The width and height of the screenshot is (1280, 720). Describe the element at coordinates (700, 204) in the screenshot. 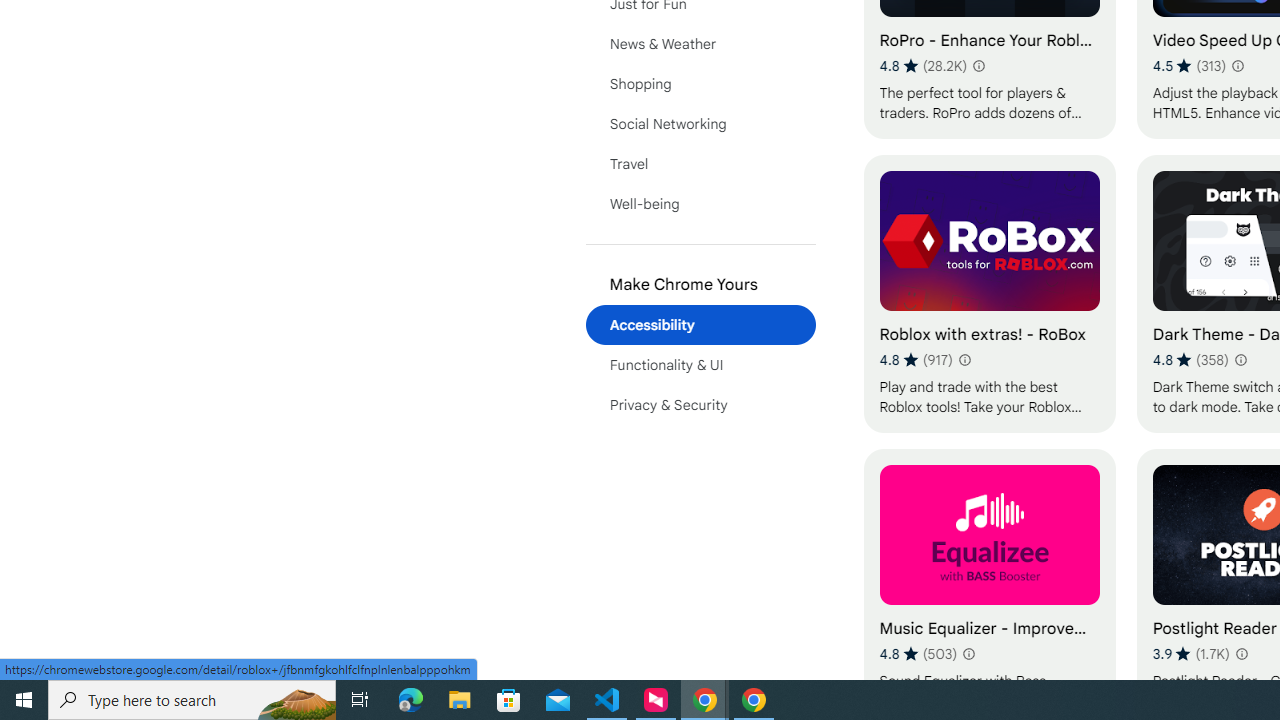

I see `'Well-being'` at that location.